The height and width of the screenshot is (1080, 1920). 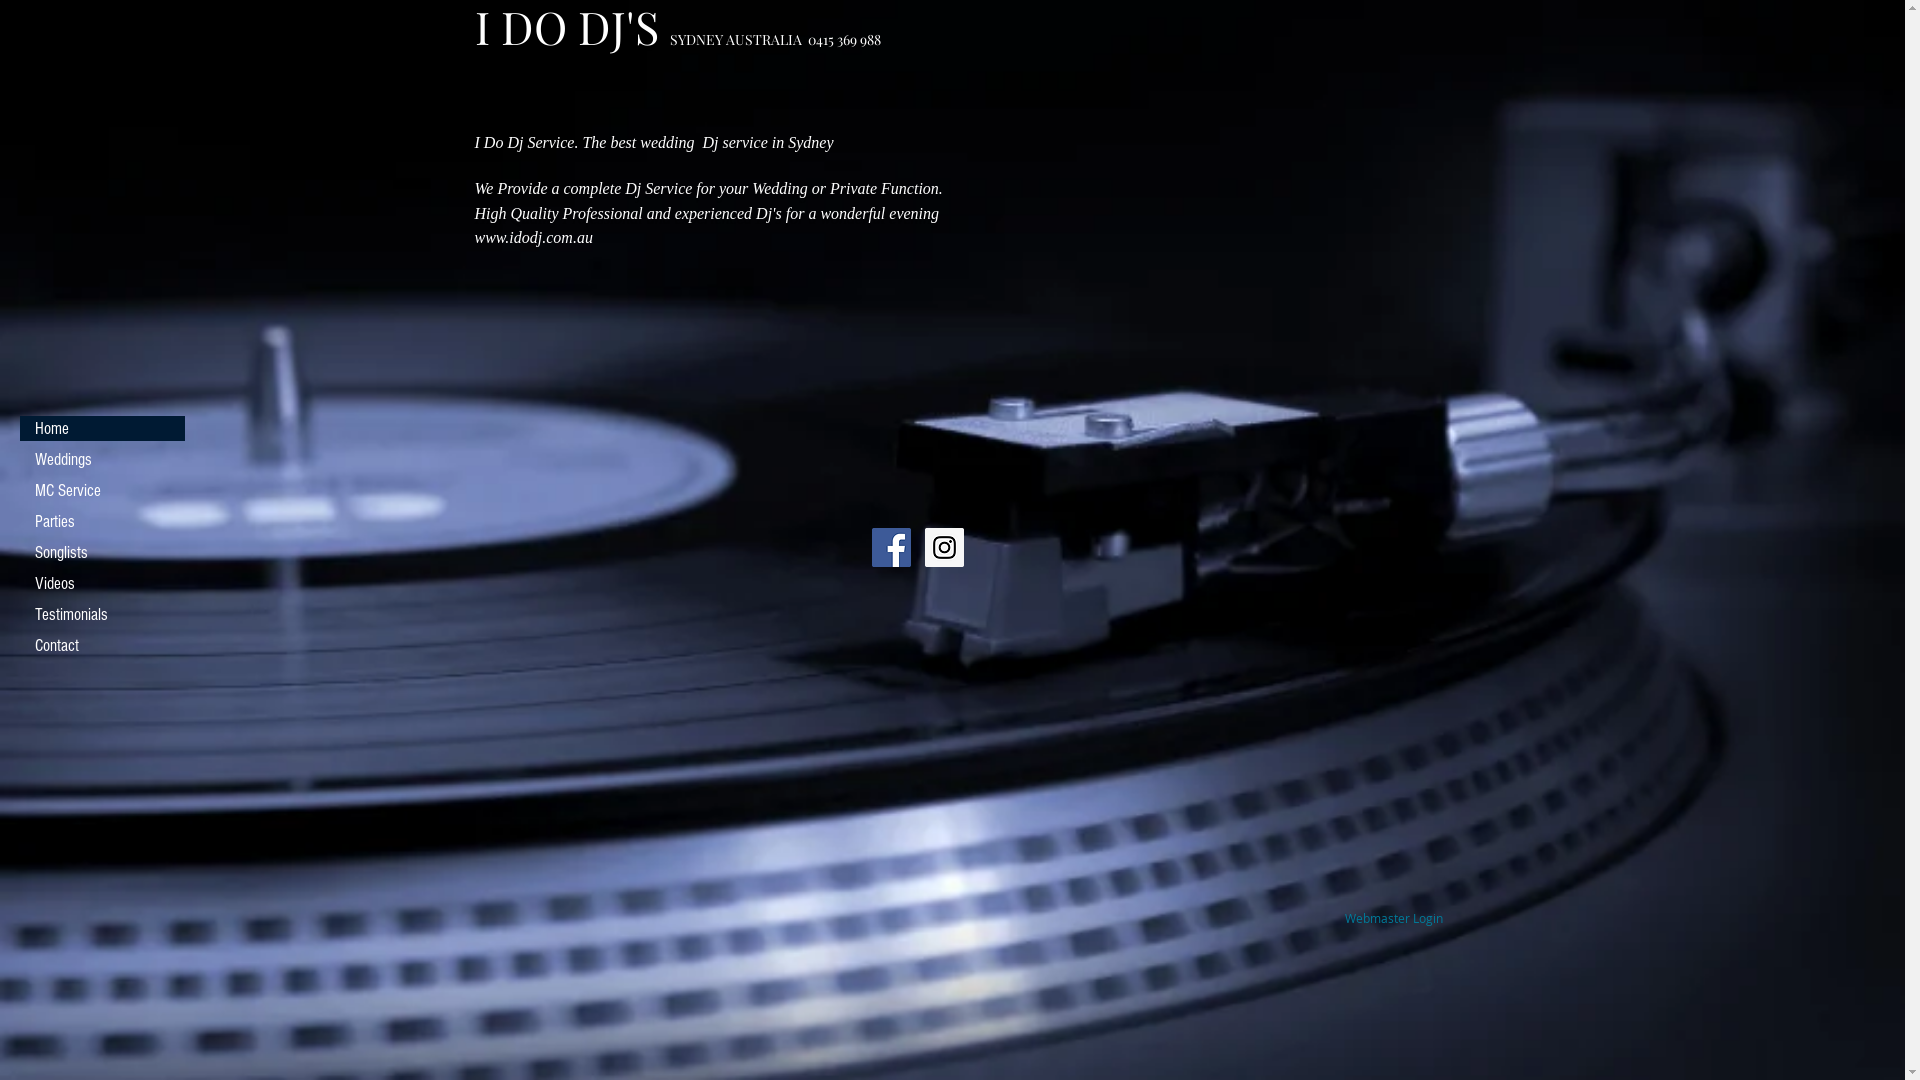 I want to click on 'Home', so click(x=101, y=427).